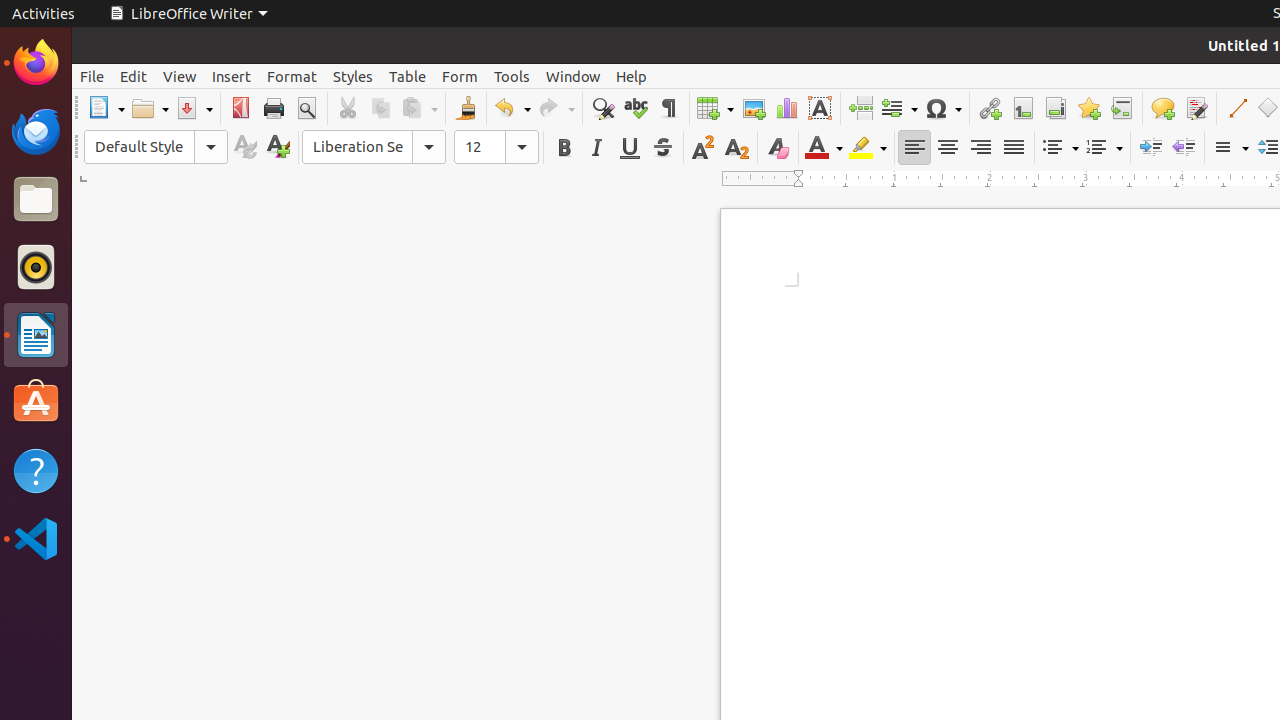 This screenshot has width=1280, height=720. I want to click on 'View', so click(179, 75).